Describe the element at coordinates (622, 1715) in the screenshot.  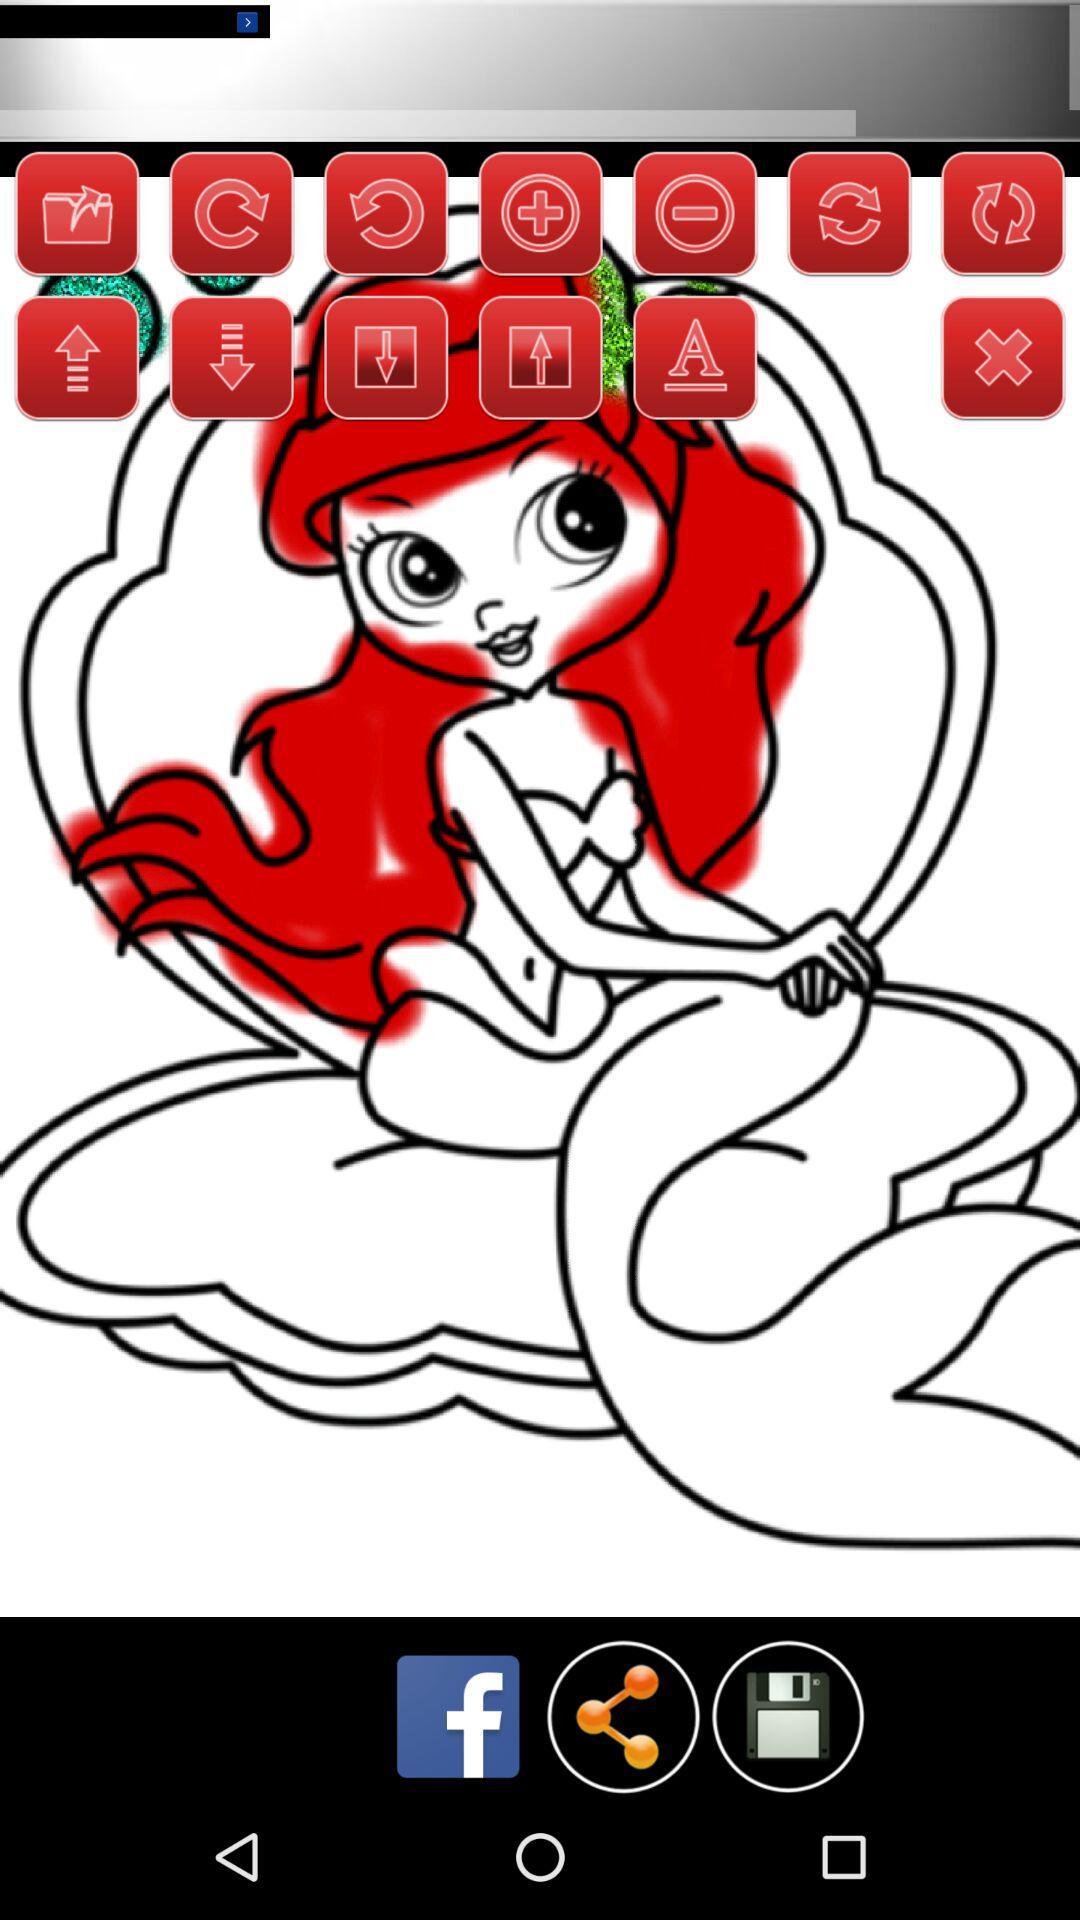
I see `share drawing` at that location.